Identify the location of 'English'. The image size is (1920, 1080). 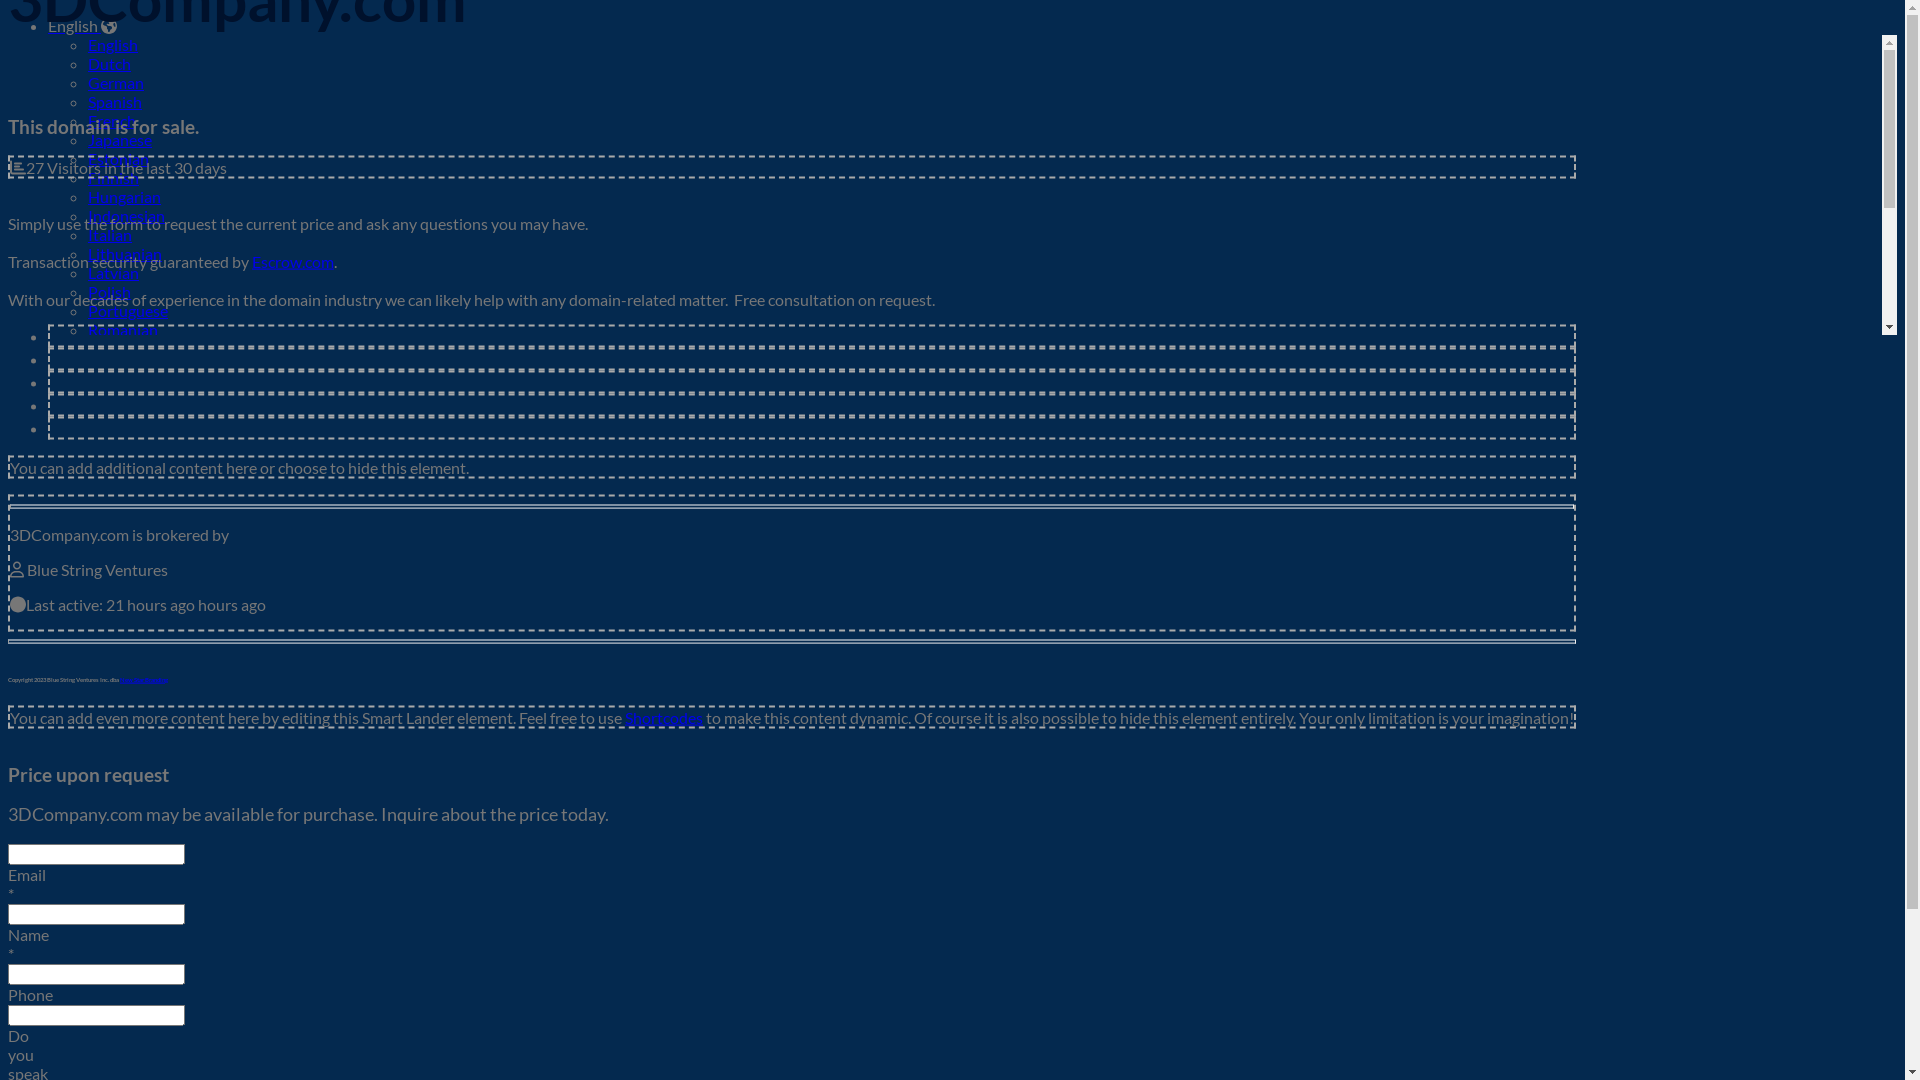
(86, 44).